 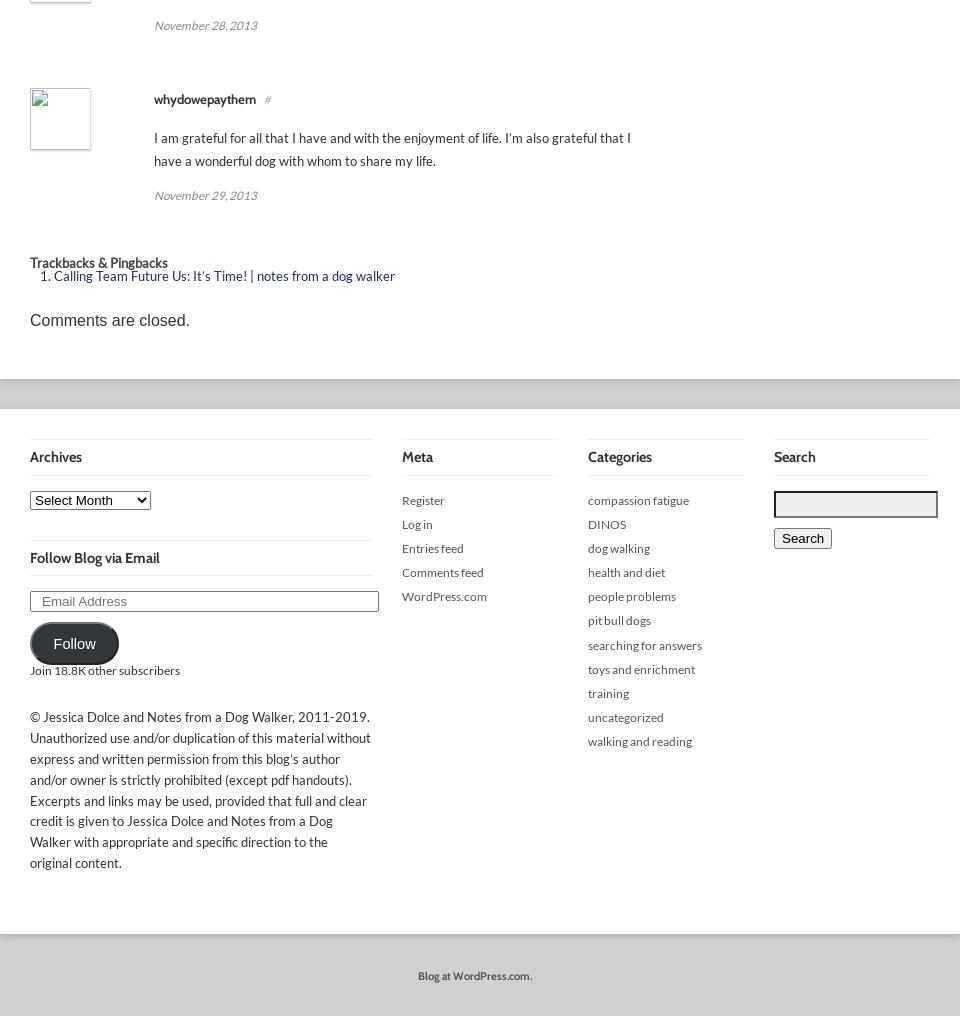 What do you see at coordinates (588, 717) in the screenshot?
I see `'uncategorized'` at bounding box center [588, 717].